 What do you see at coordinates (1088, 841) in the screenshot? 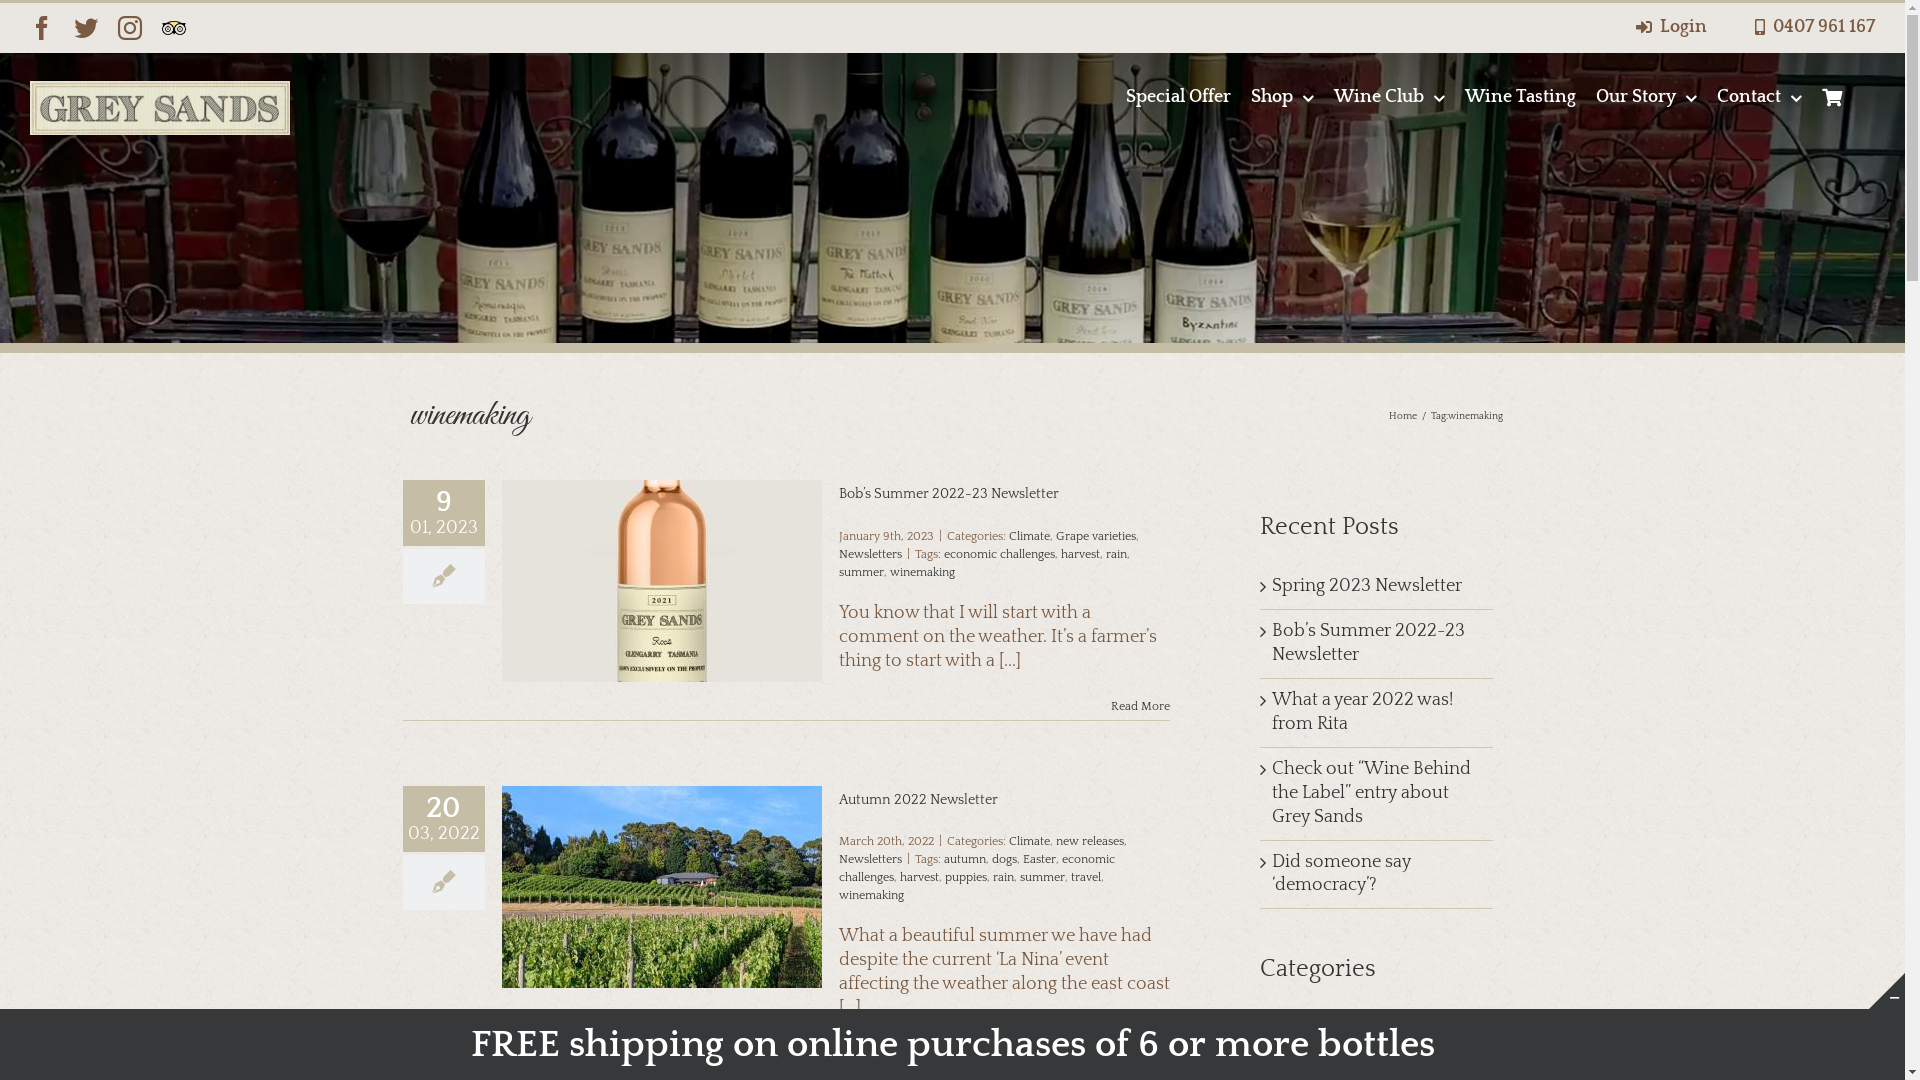
I see `'new releases'` at bounding box center [1088, 841].